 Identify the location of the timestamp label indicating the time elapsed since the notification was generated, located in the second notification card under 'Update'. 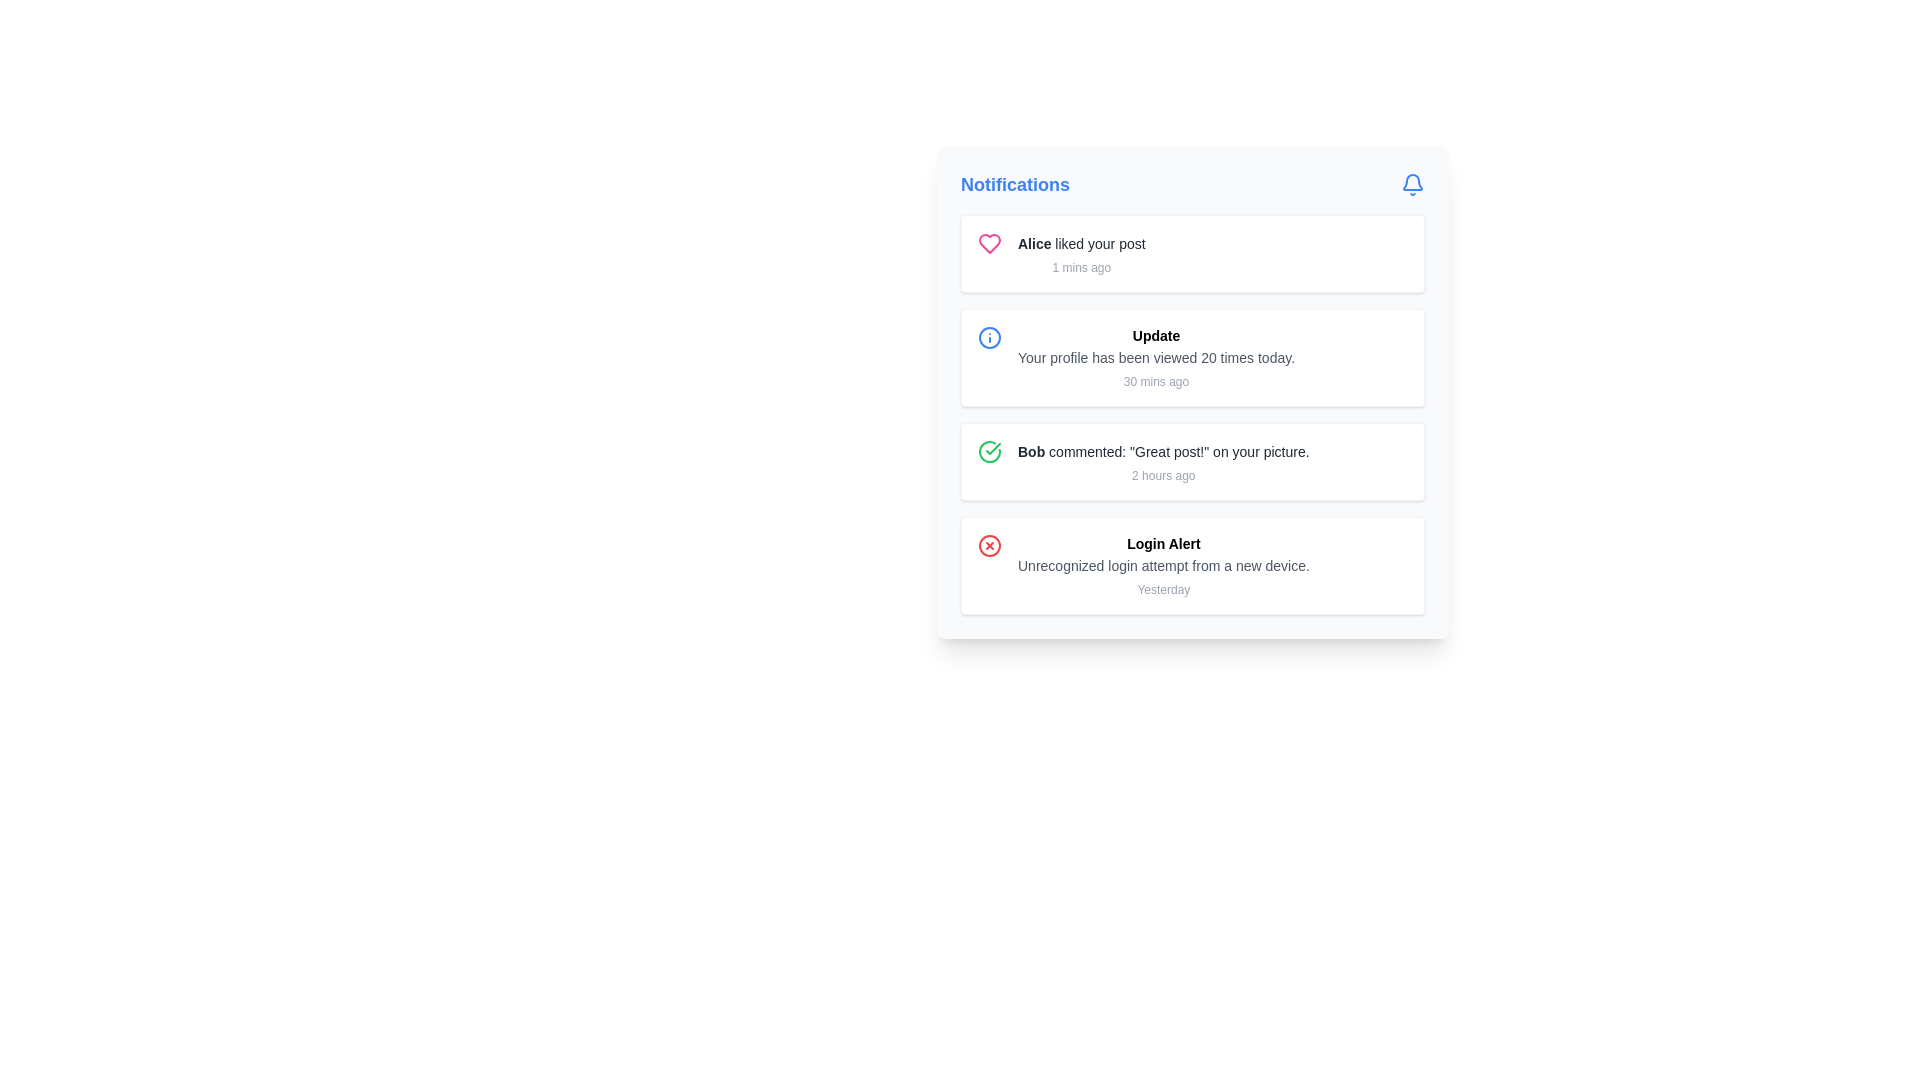
(1156, 381).